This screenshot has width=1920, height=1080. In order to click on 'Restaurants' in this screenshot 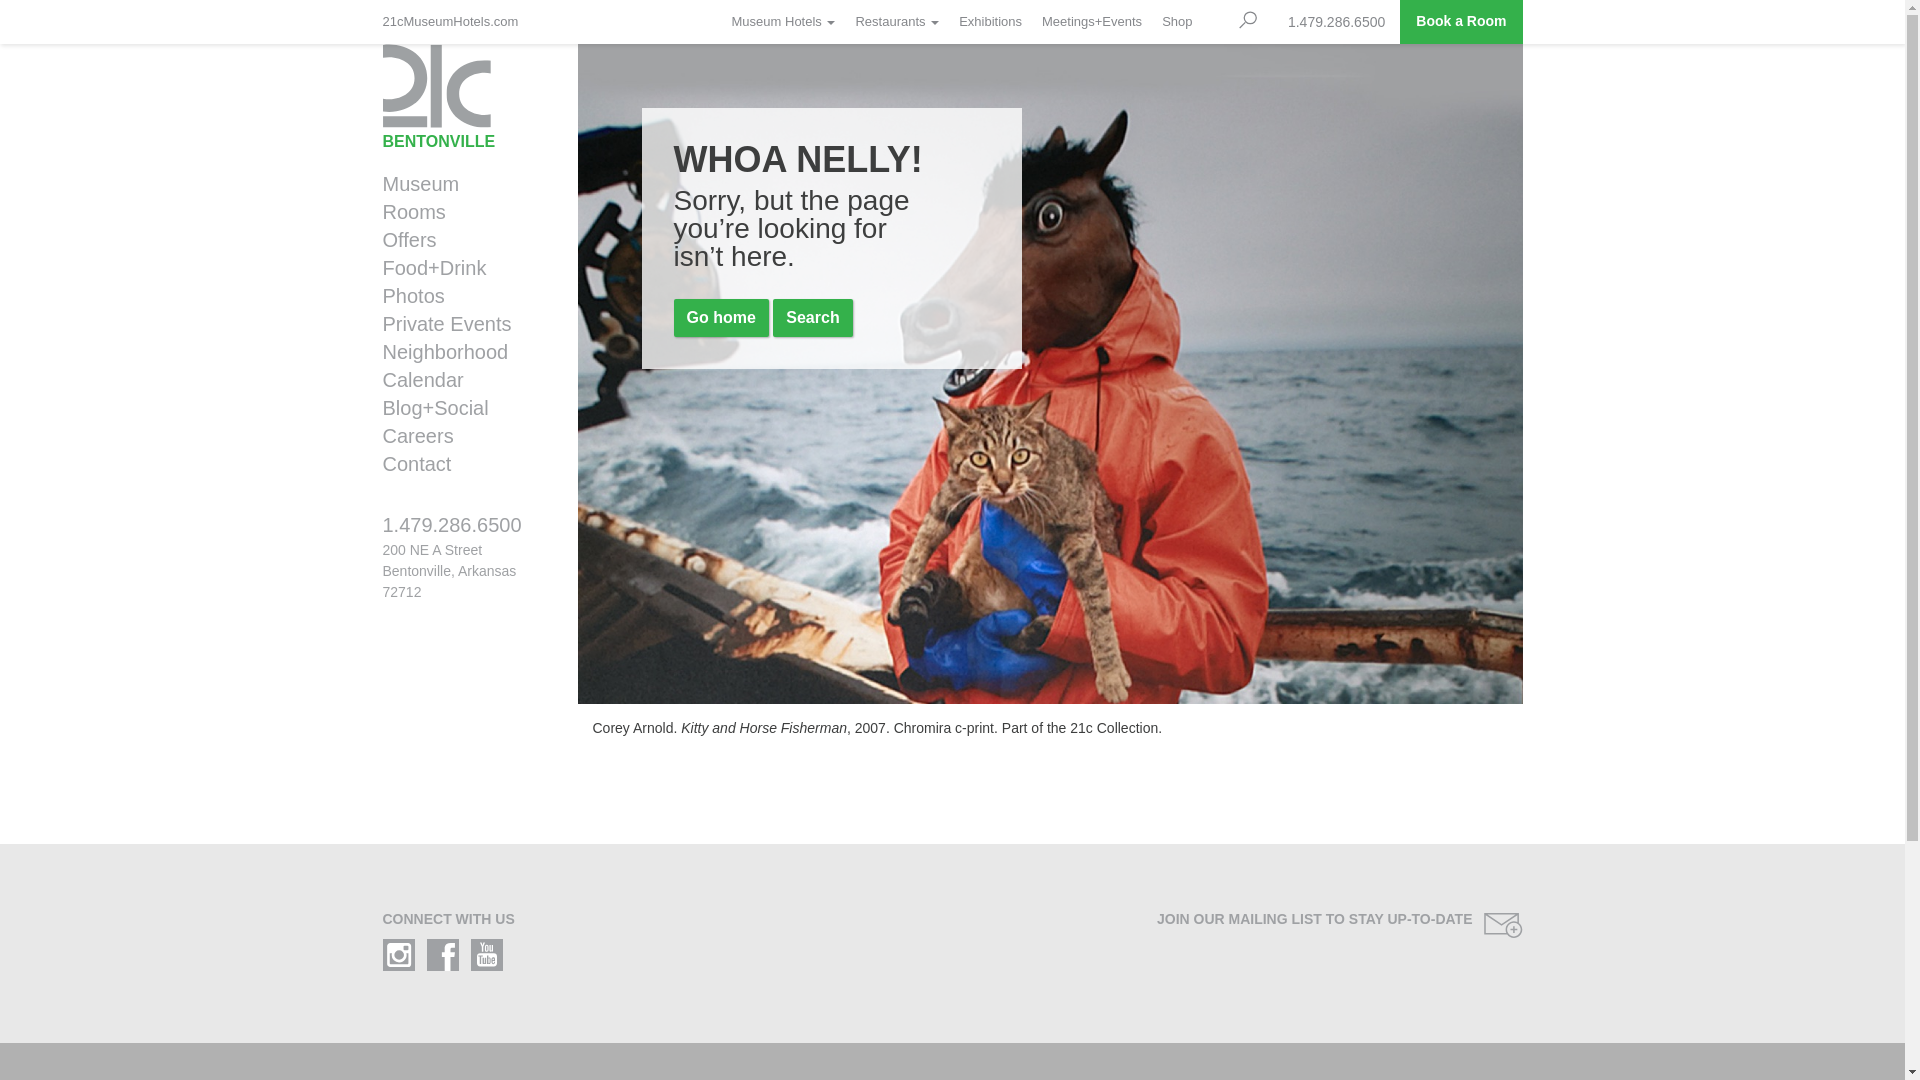, I will do `click(844, 22)`.